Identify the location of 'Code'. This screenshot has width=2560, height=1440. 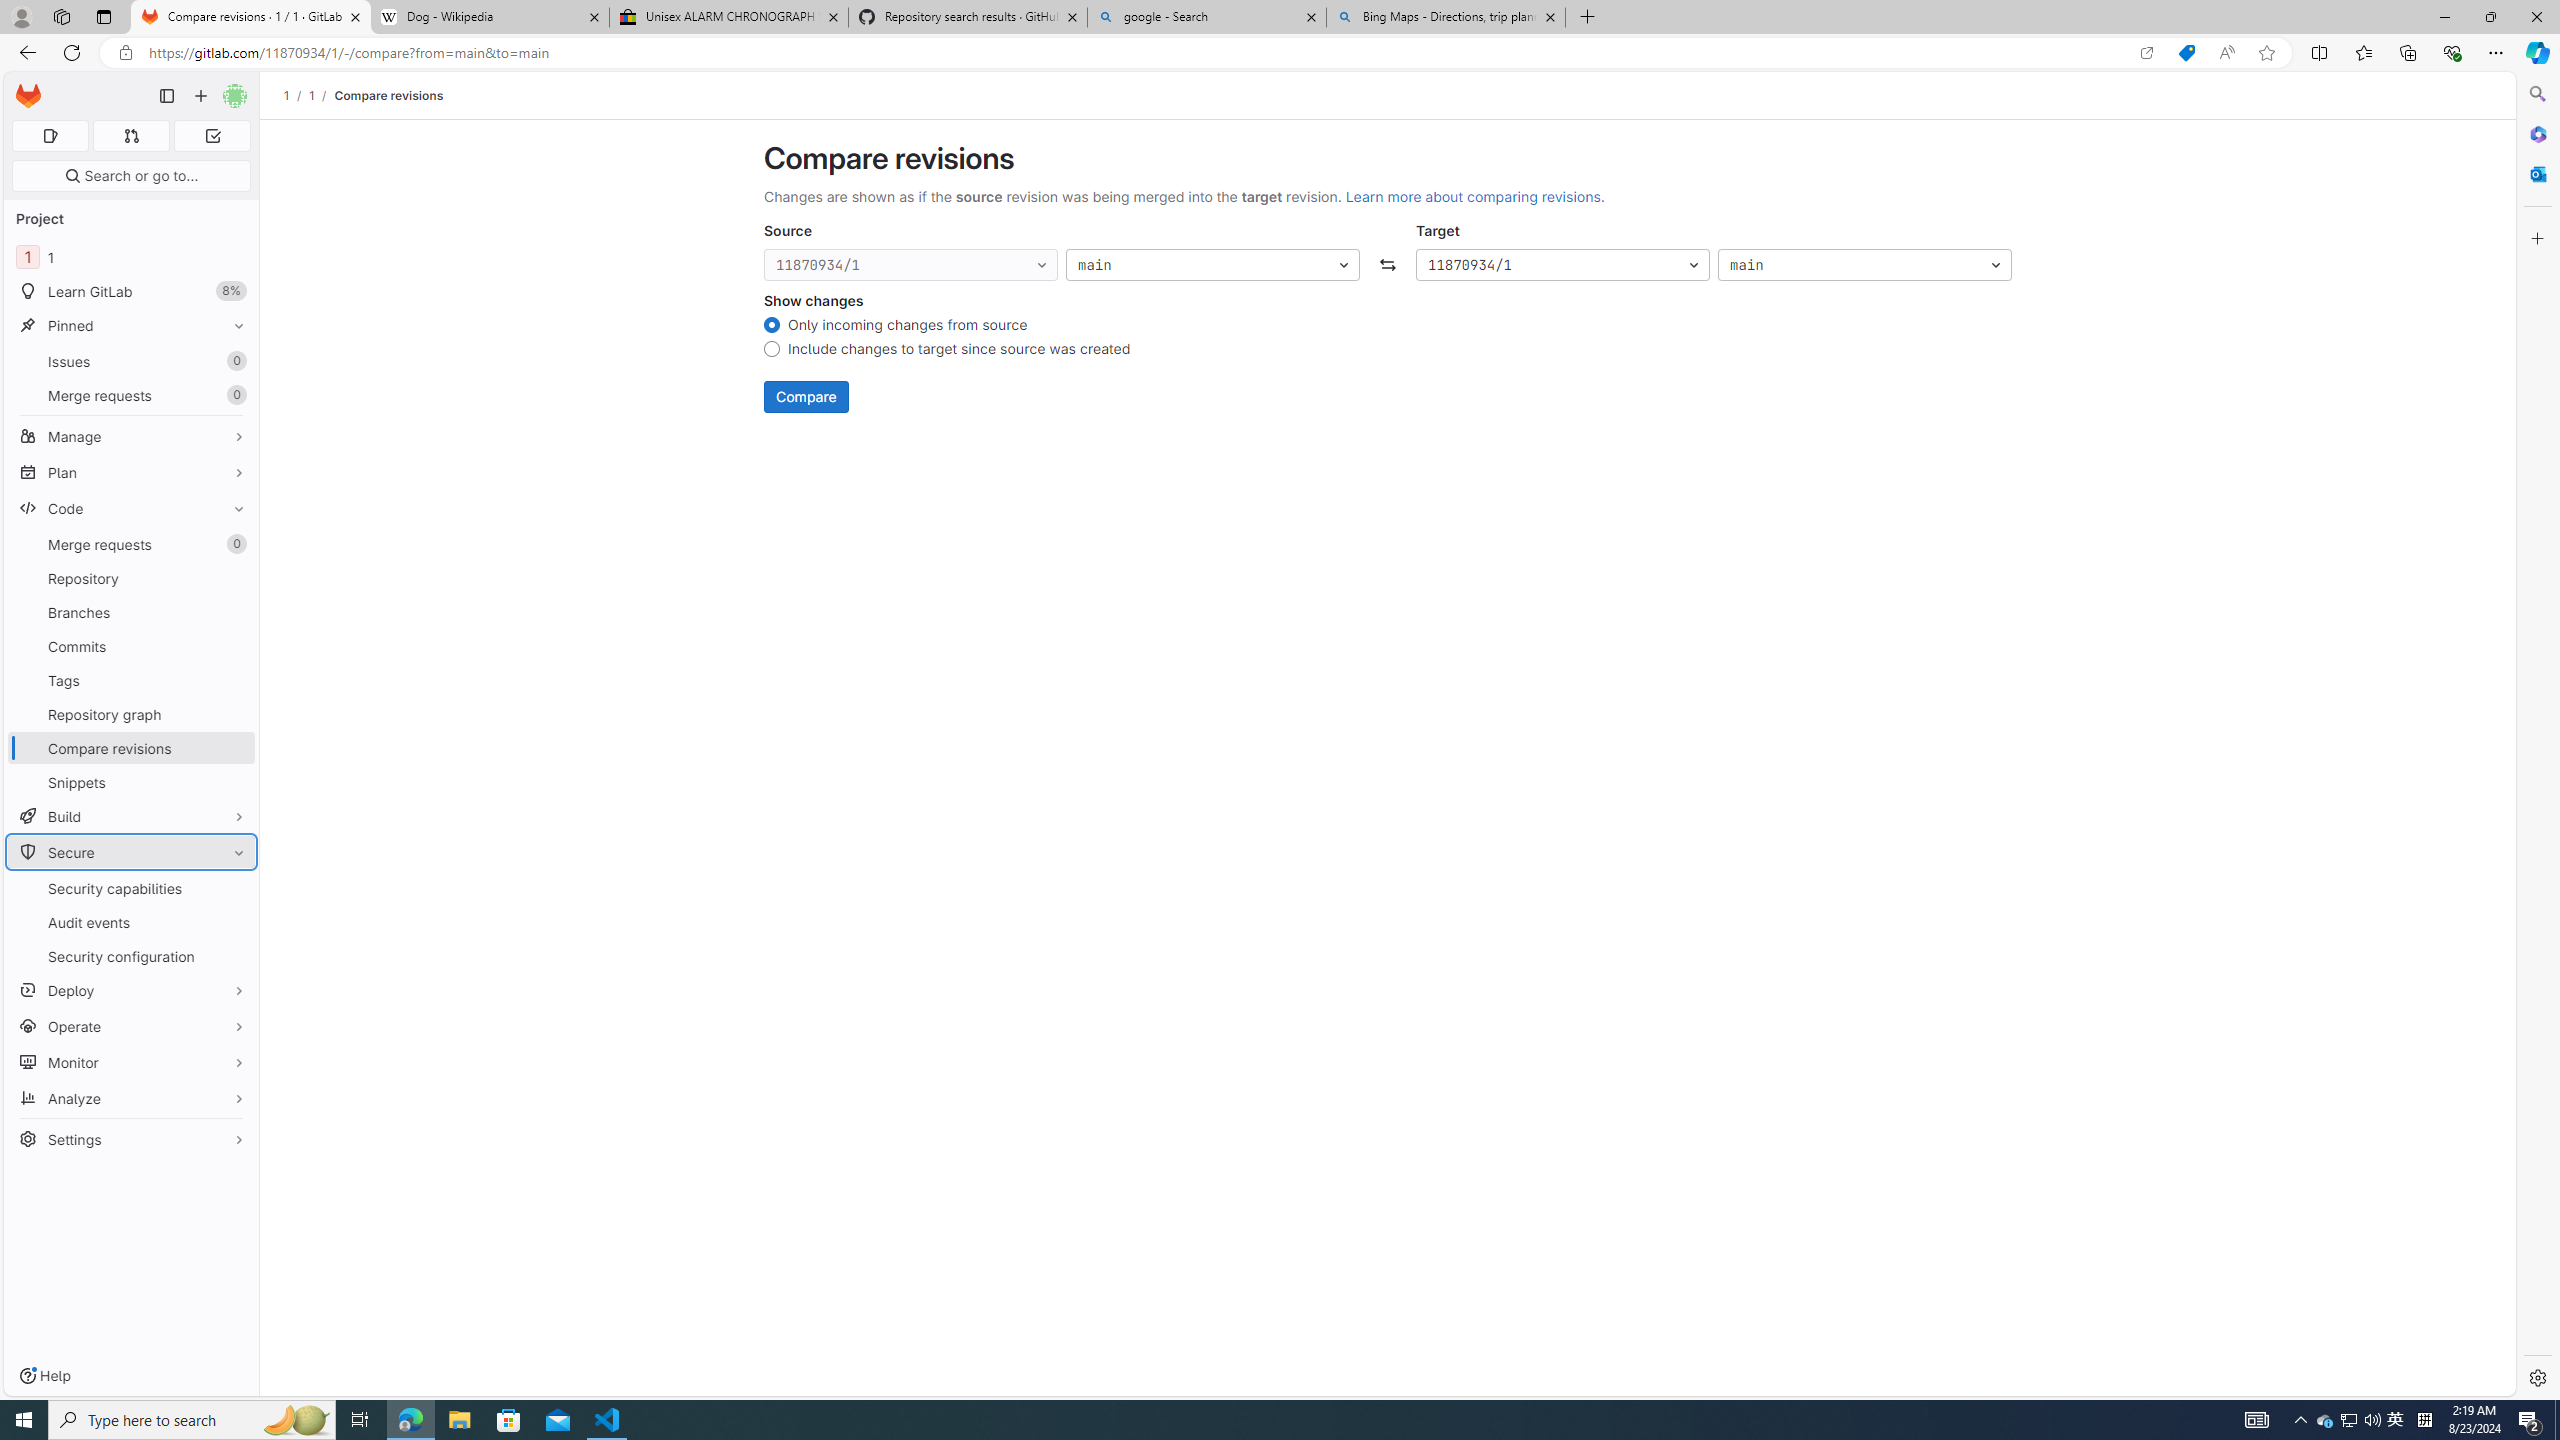
(130, 509).